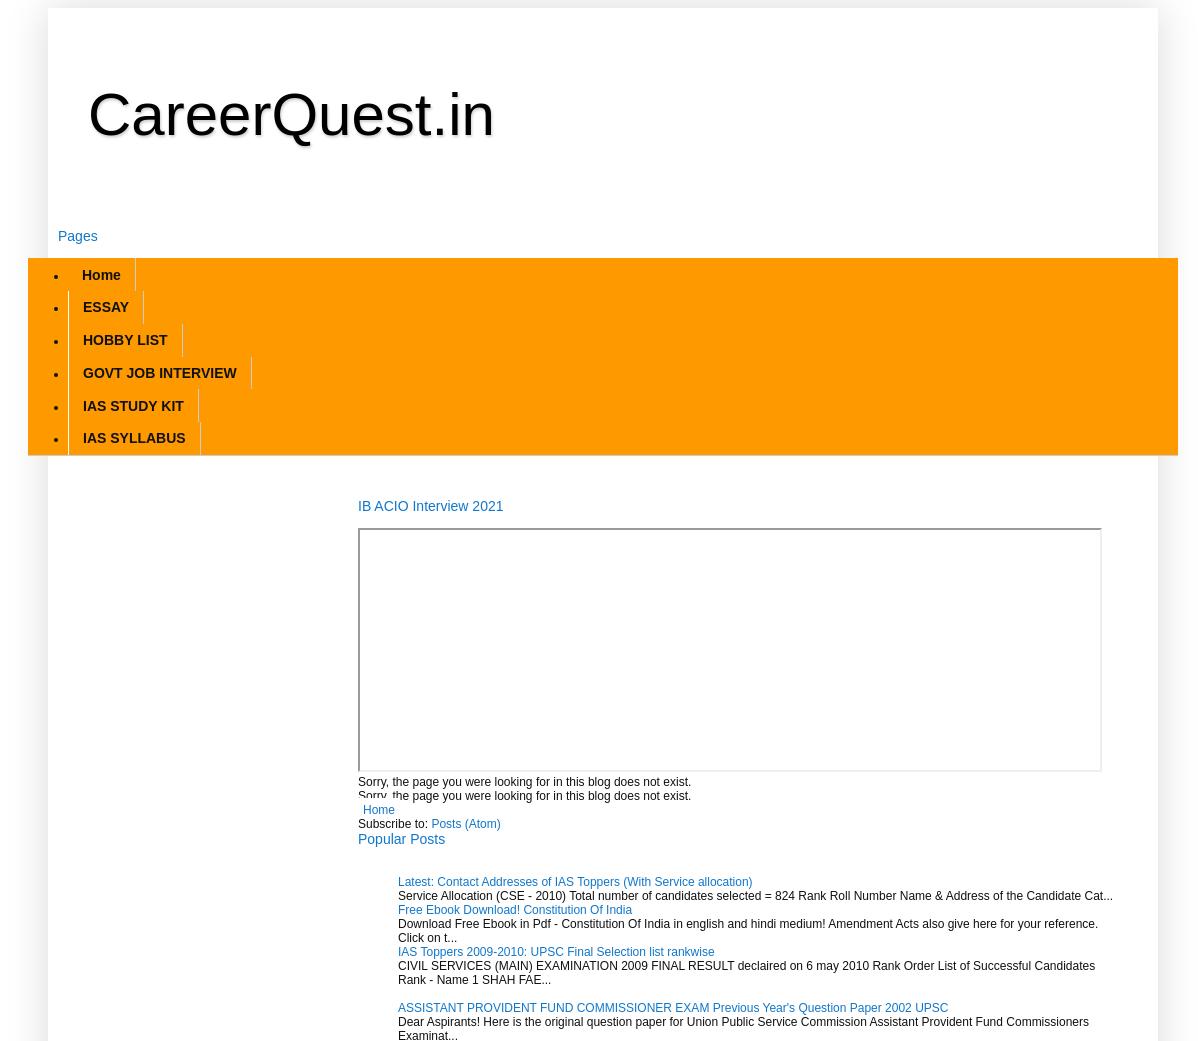 This screenshot has height=1041, width=1198. Describe the element at coordinates (290, 114) in the screenshot. I see `'CareerQuest.in'` at that location.